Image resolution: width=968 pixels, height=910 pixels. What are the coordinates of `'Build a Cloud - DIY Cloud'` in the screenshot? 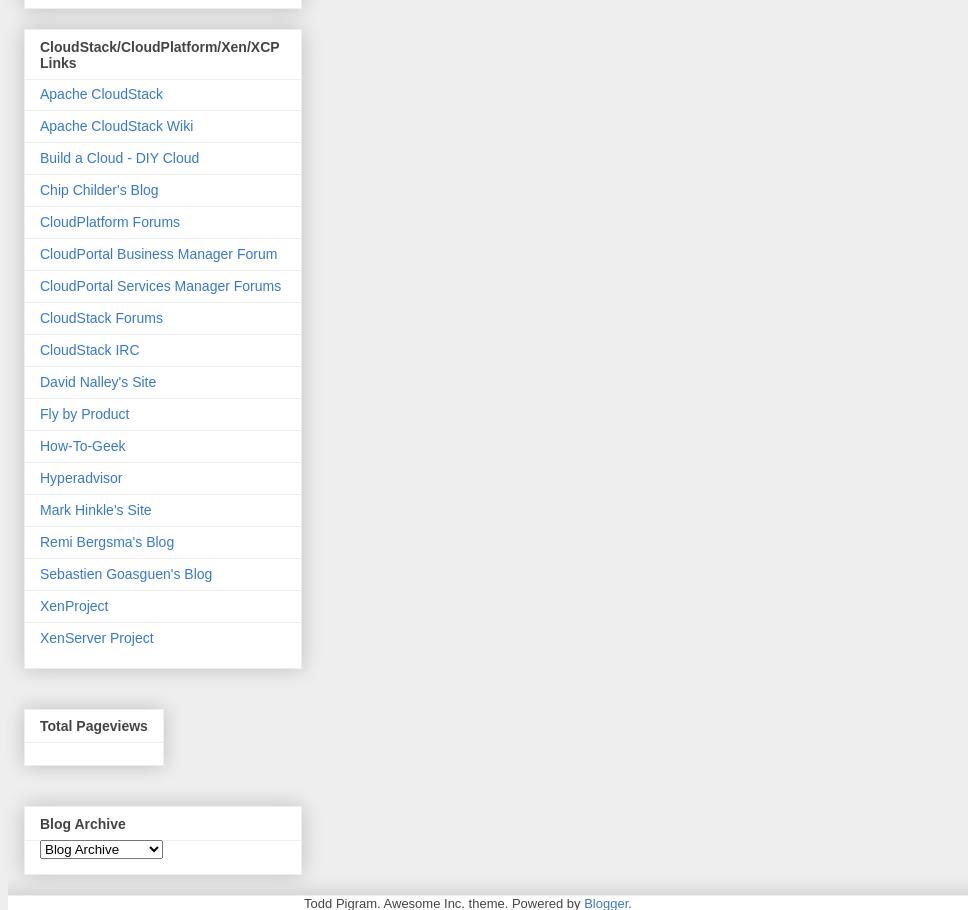 It's located at (119, 155).